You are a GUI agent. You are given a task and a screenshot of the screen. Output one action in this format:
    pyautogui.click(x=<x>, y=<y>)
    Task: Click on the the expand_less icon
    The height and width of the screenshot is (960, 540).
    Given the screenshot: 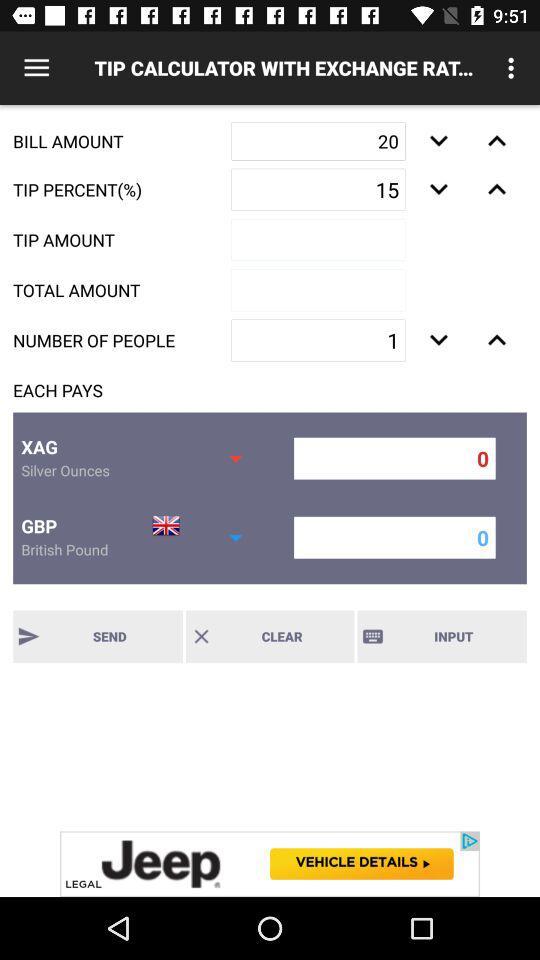 What is the action you would take?
    pyautogui.click(x=496, y=340)
    